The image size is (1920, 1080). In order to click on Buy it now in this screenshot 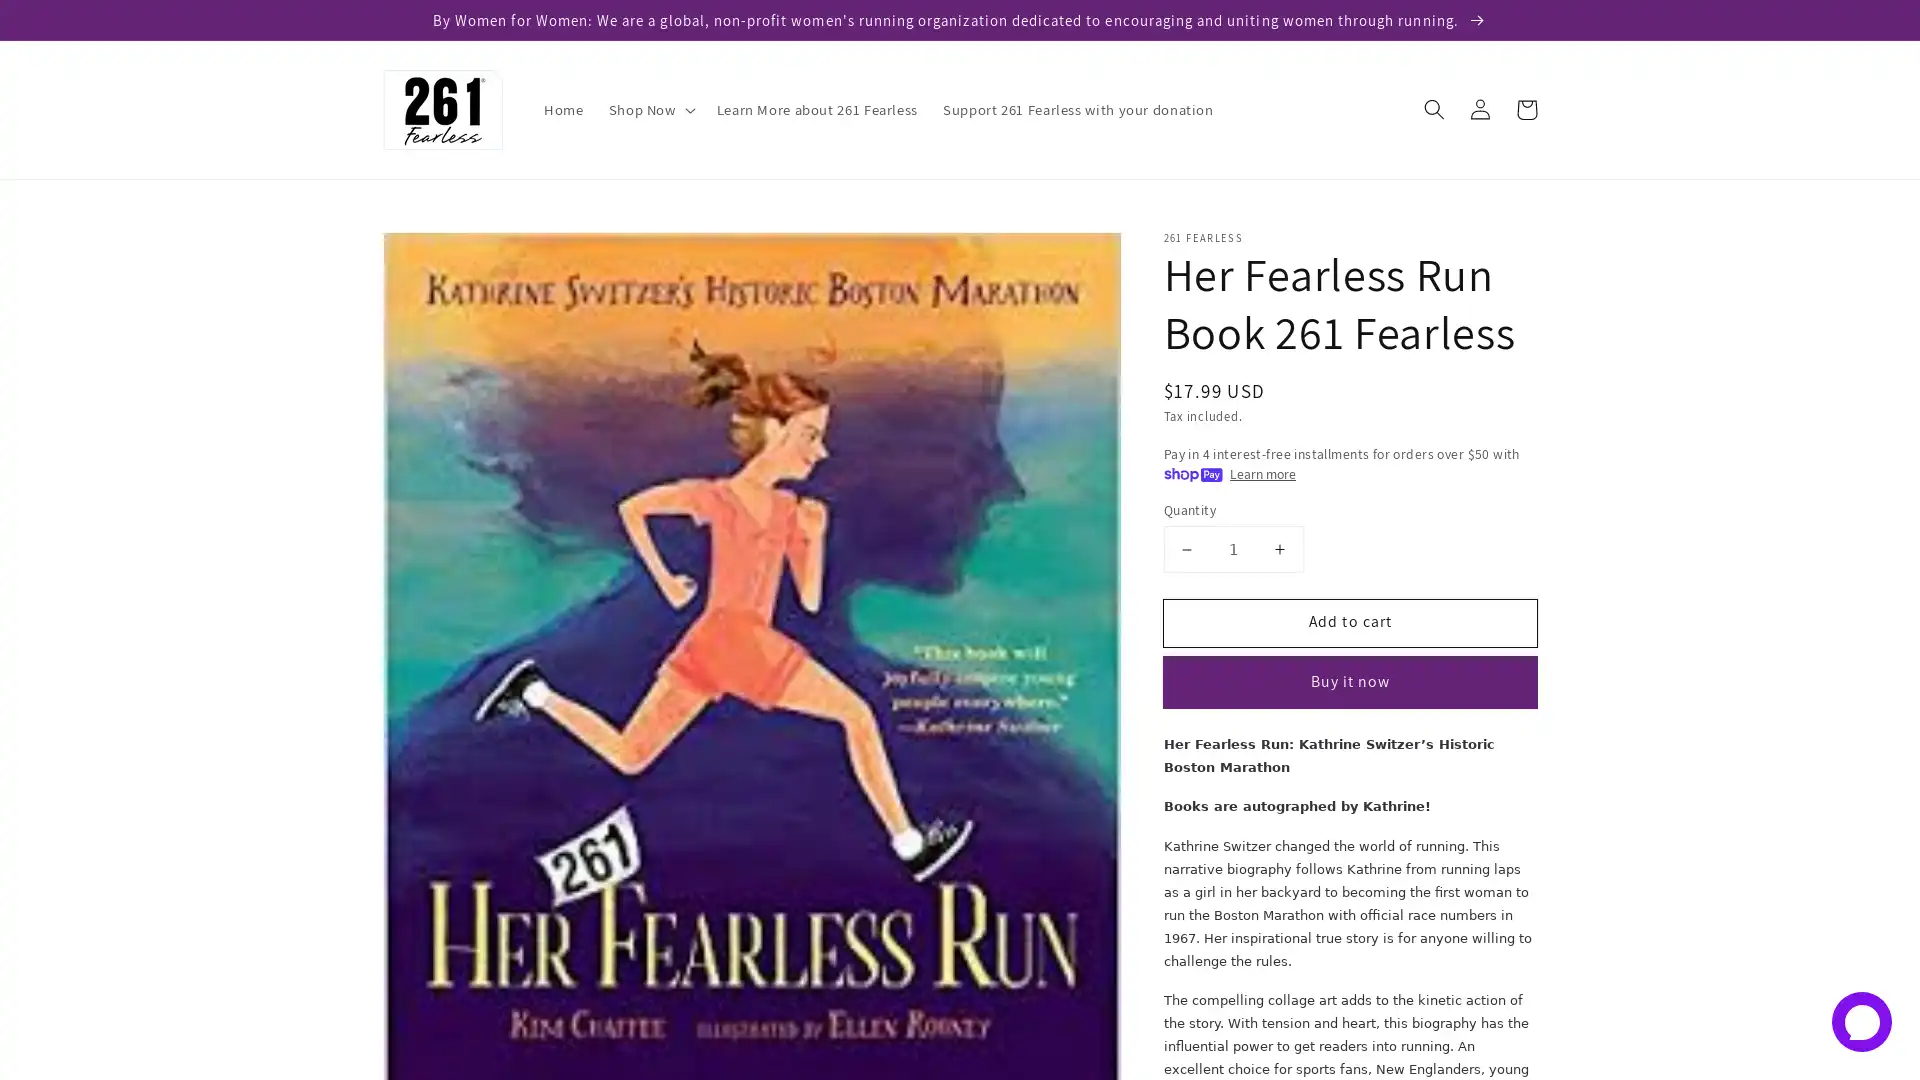, I will do `click(1349, 681)`.